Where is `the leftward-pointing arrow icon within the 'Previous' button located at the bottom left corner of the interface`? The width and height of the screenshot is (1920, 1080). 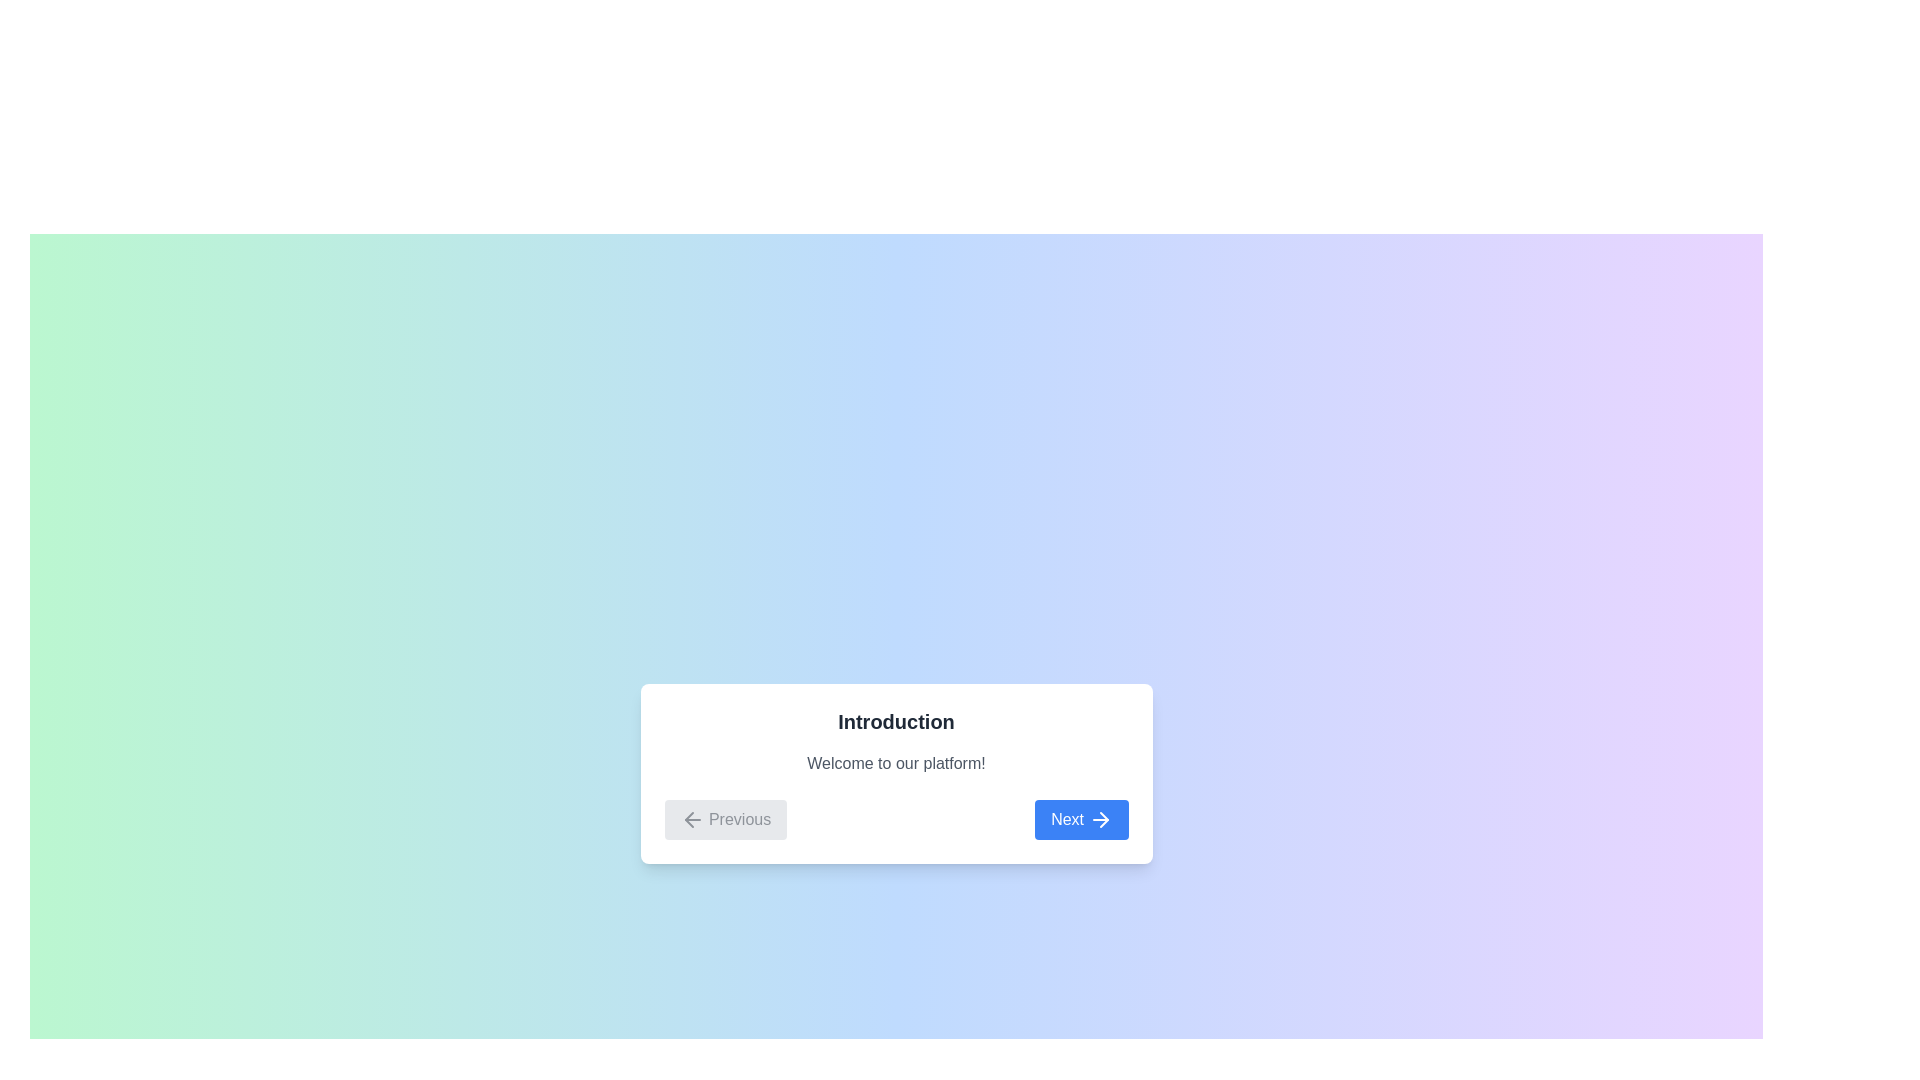
the leftward-pointing arrow icon within the 'Previous' button located at the bottom left corner of the interface is located at coordinates (692, 820).